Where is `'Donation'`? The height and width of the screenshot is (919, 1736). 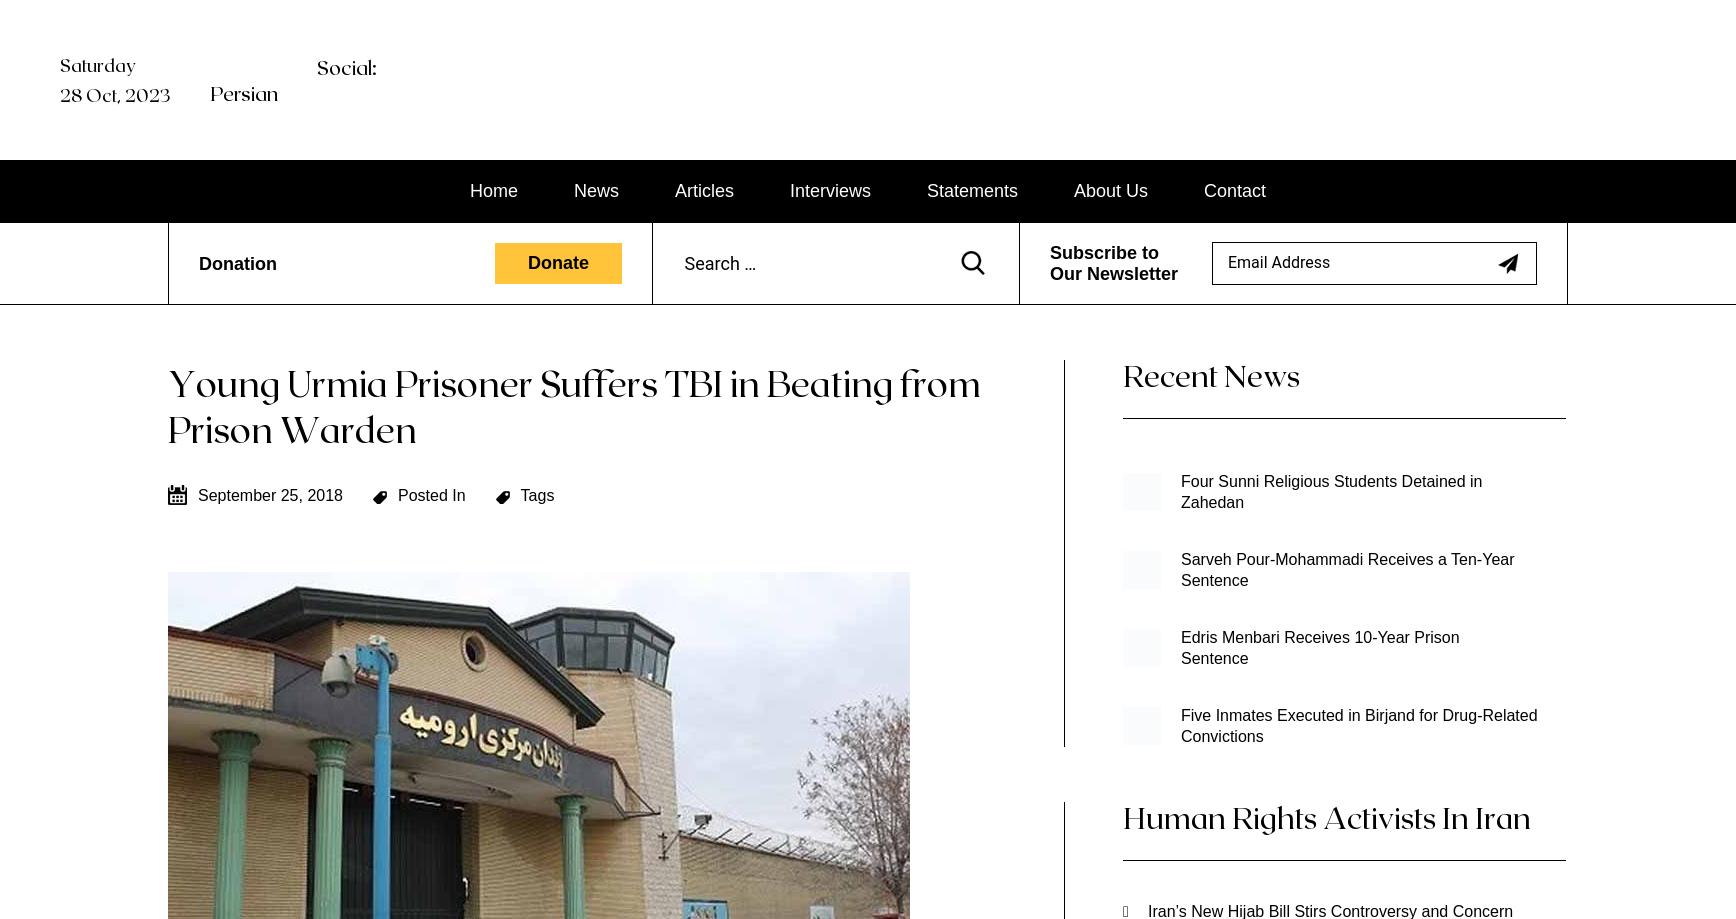 'Donation' is located at coordinates (237, 263).